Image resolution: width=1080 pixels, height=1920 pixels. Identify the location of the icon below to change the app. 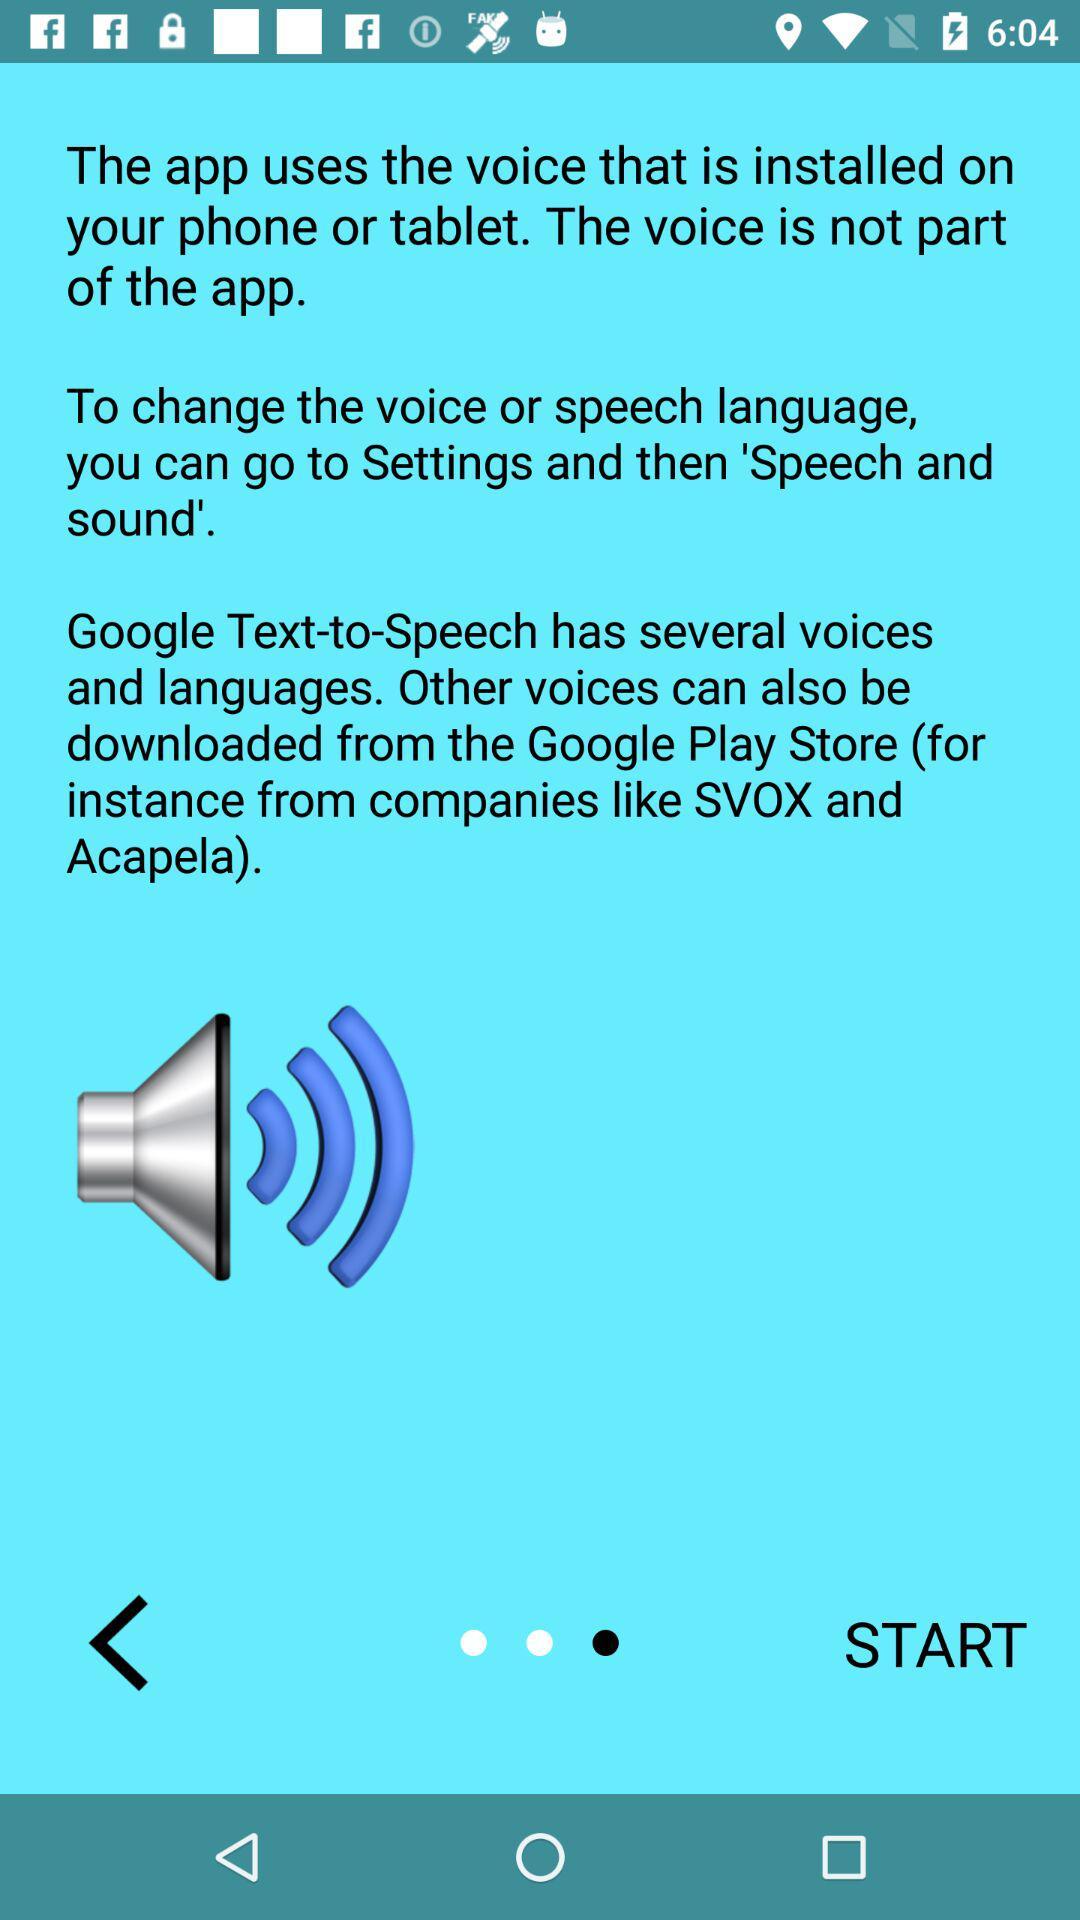
(246, 1147).